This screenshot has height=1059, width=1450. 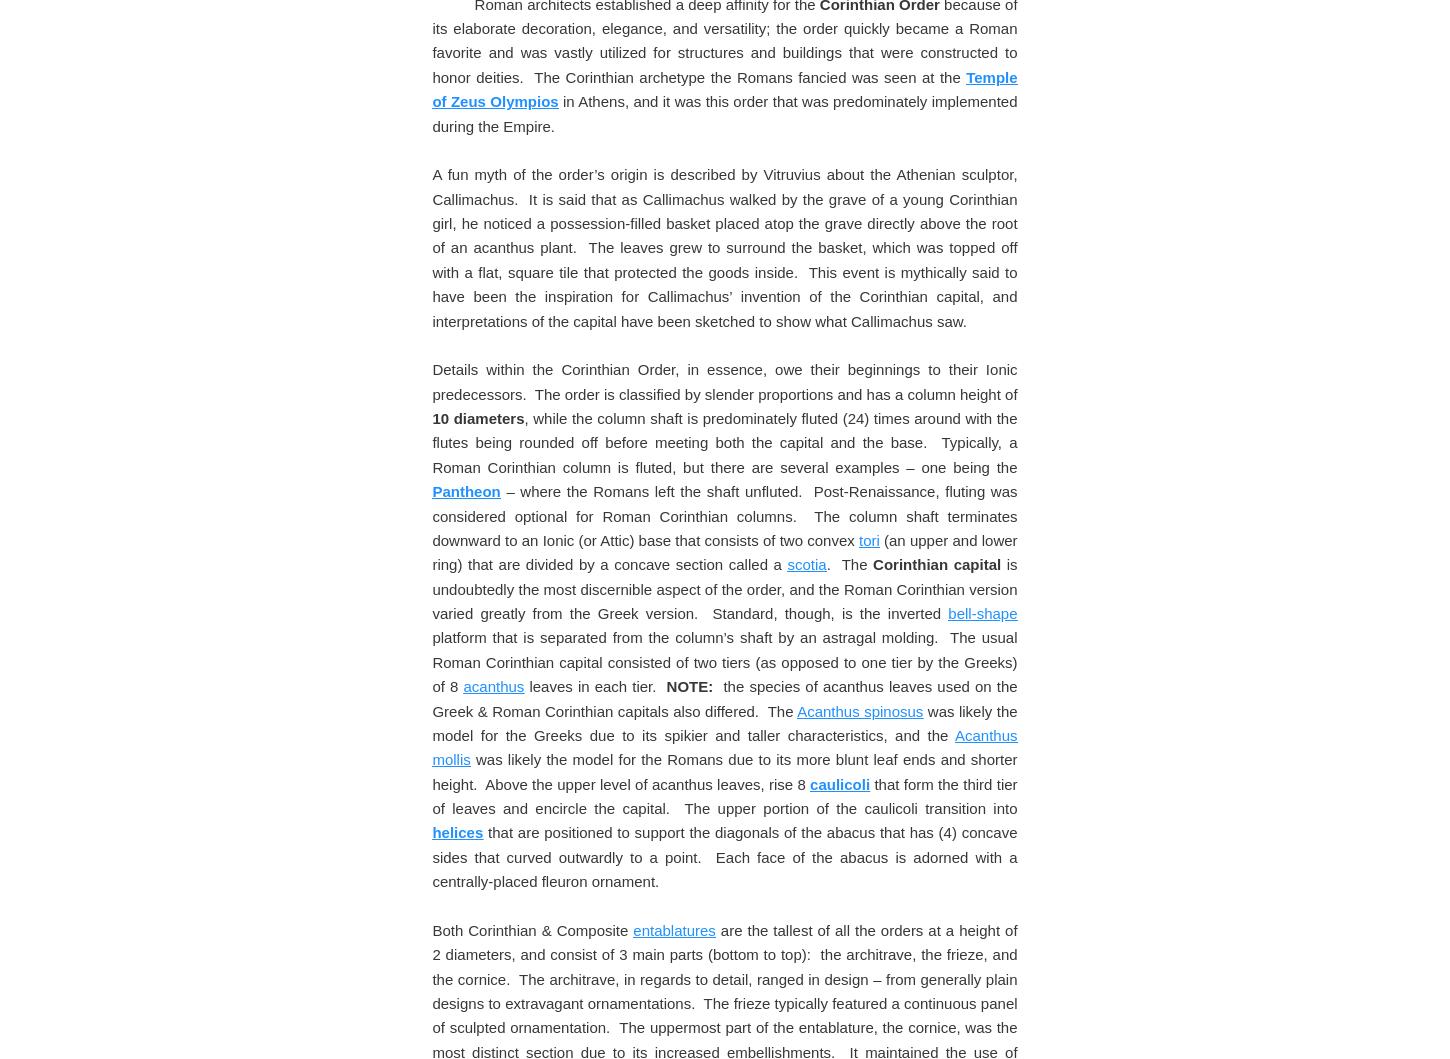 I want to click on 'cymatium', so click(x=739, y=308).